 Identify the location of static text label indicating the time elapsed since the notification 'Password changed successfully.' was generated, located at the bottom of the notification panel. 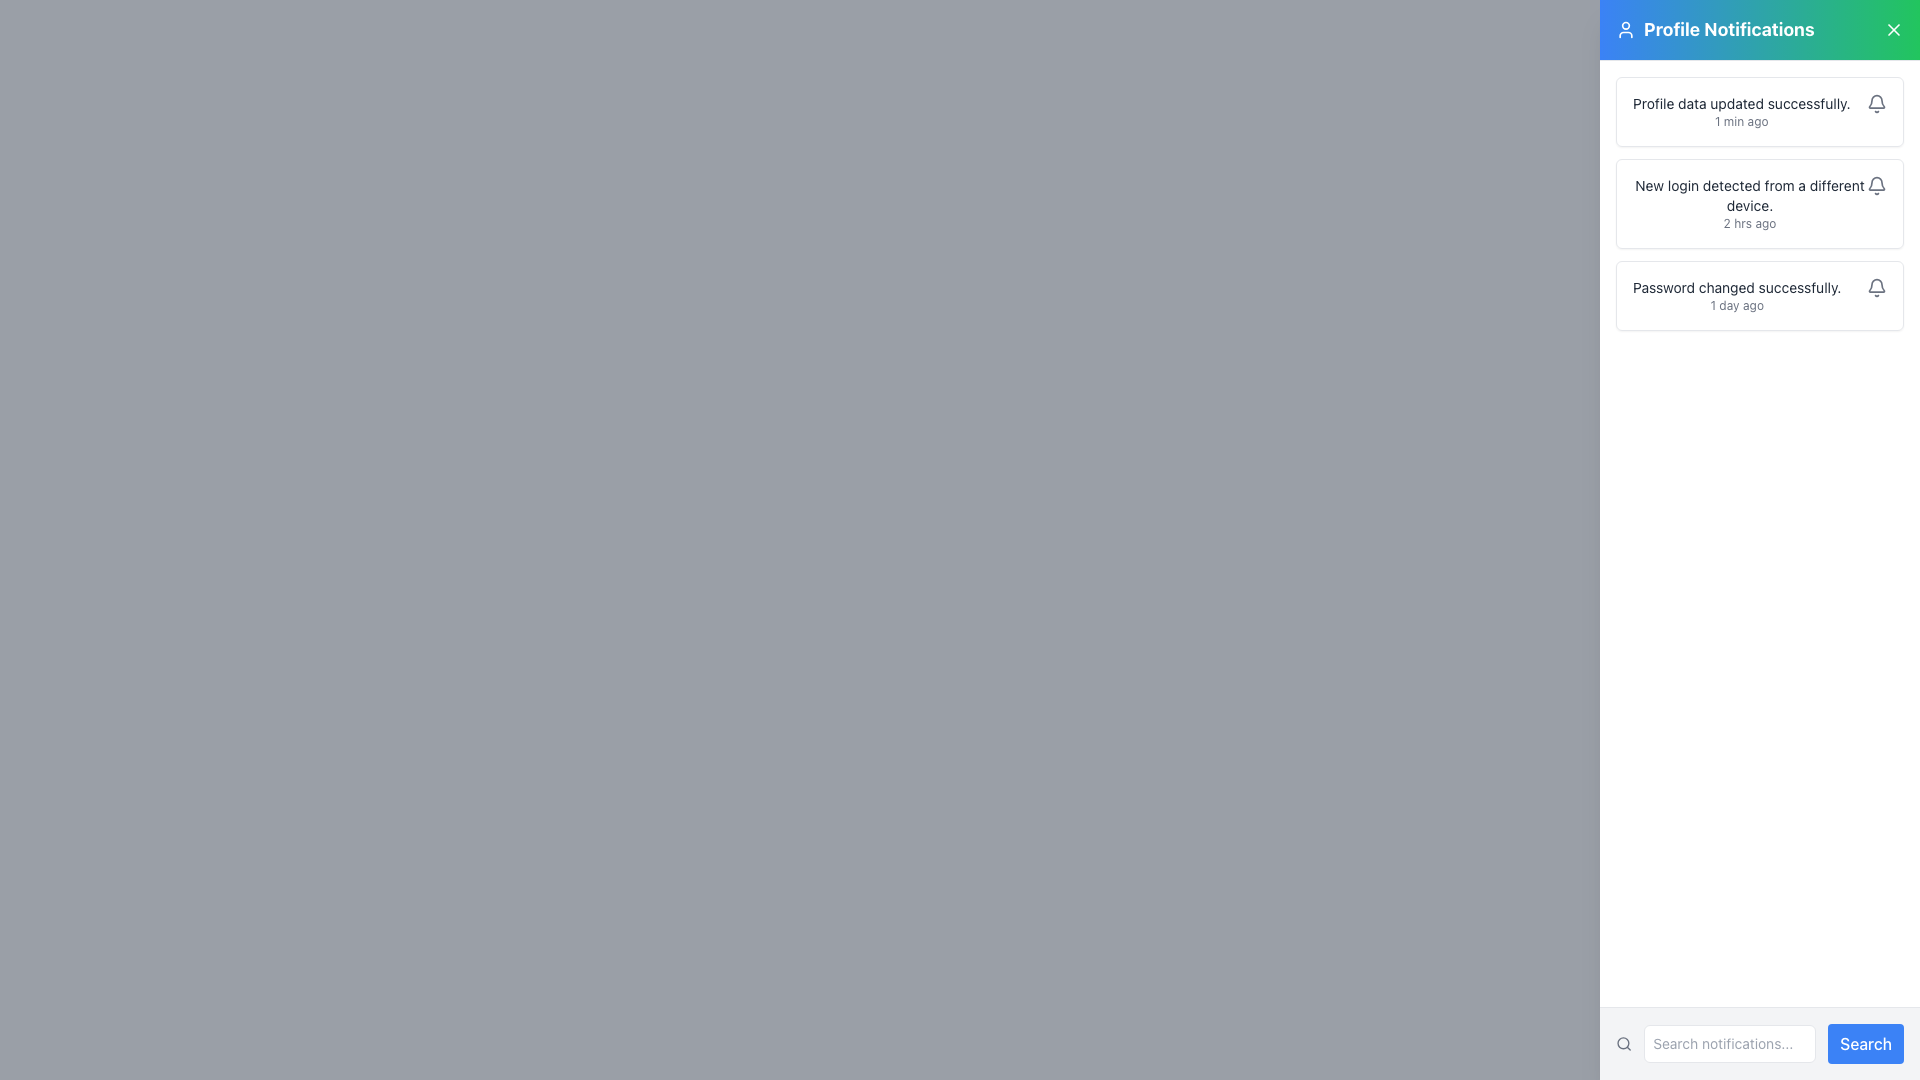
(1736, 305).